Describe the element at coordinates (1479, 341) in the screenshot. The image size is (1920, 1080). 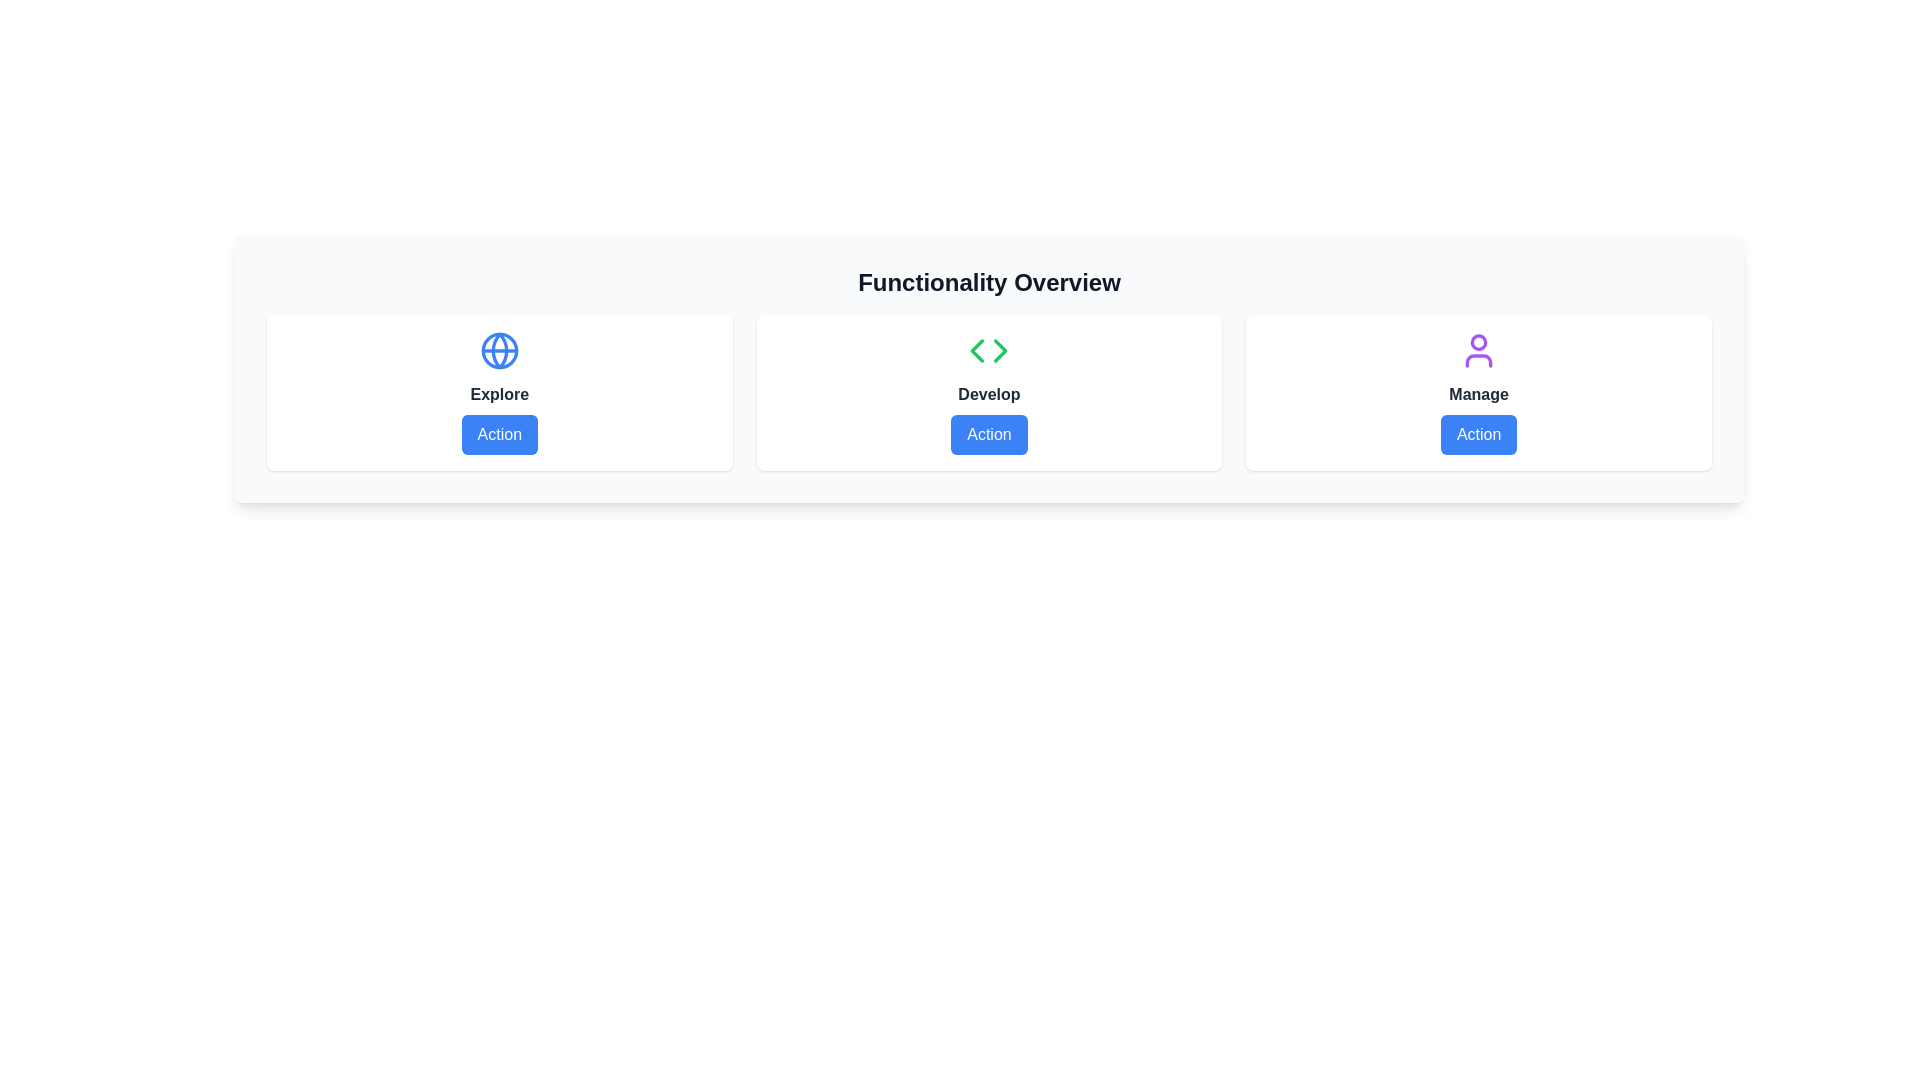
I see `the circular user profile icon styled in purple located at the center top of the 'Manage' box, which is the rightmost icon in the three-icon layout under 'Functionality Overview'` at that location.